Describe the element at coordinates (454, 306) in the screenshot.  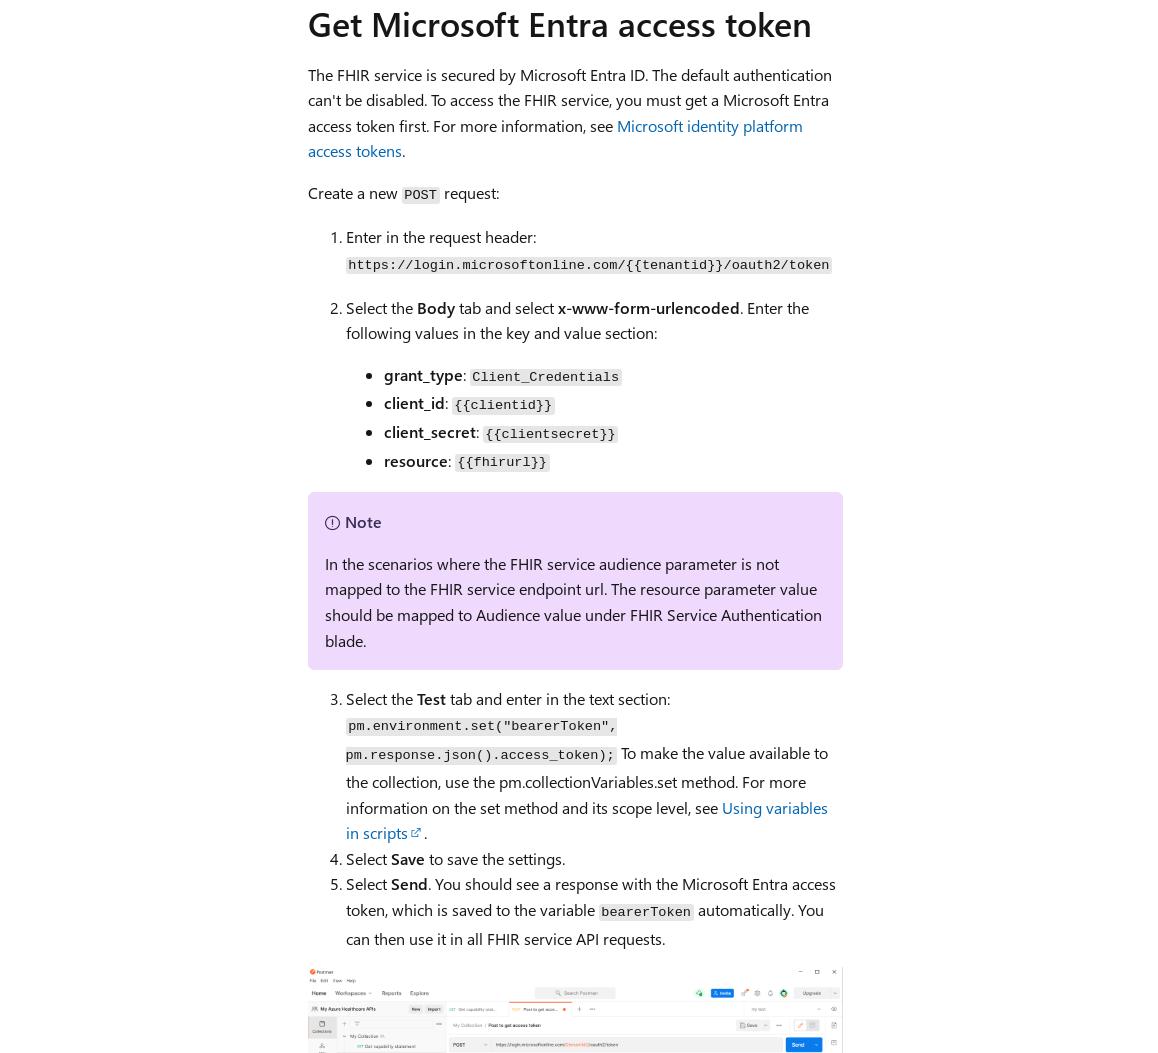
I see `'tab and select'` at that location.